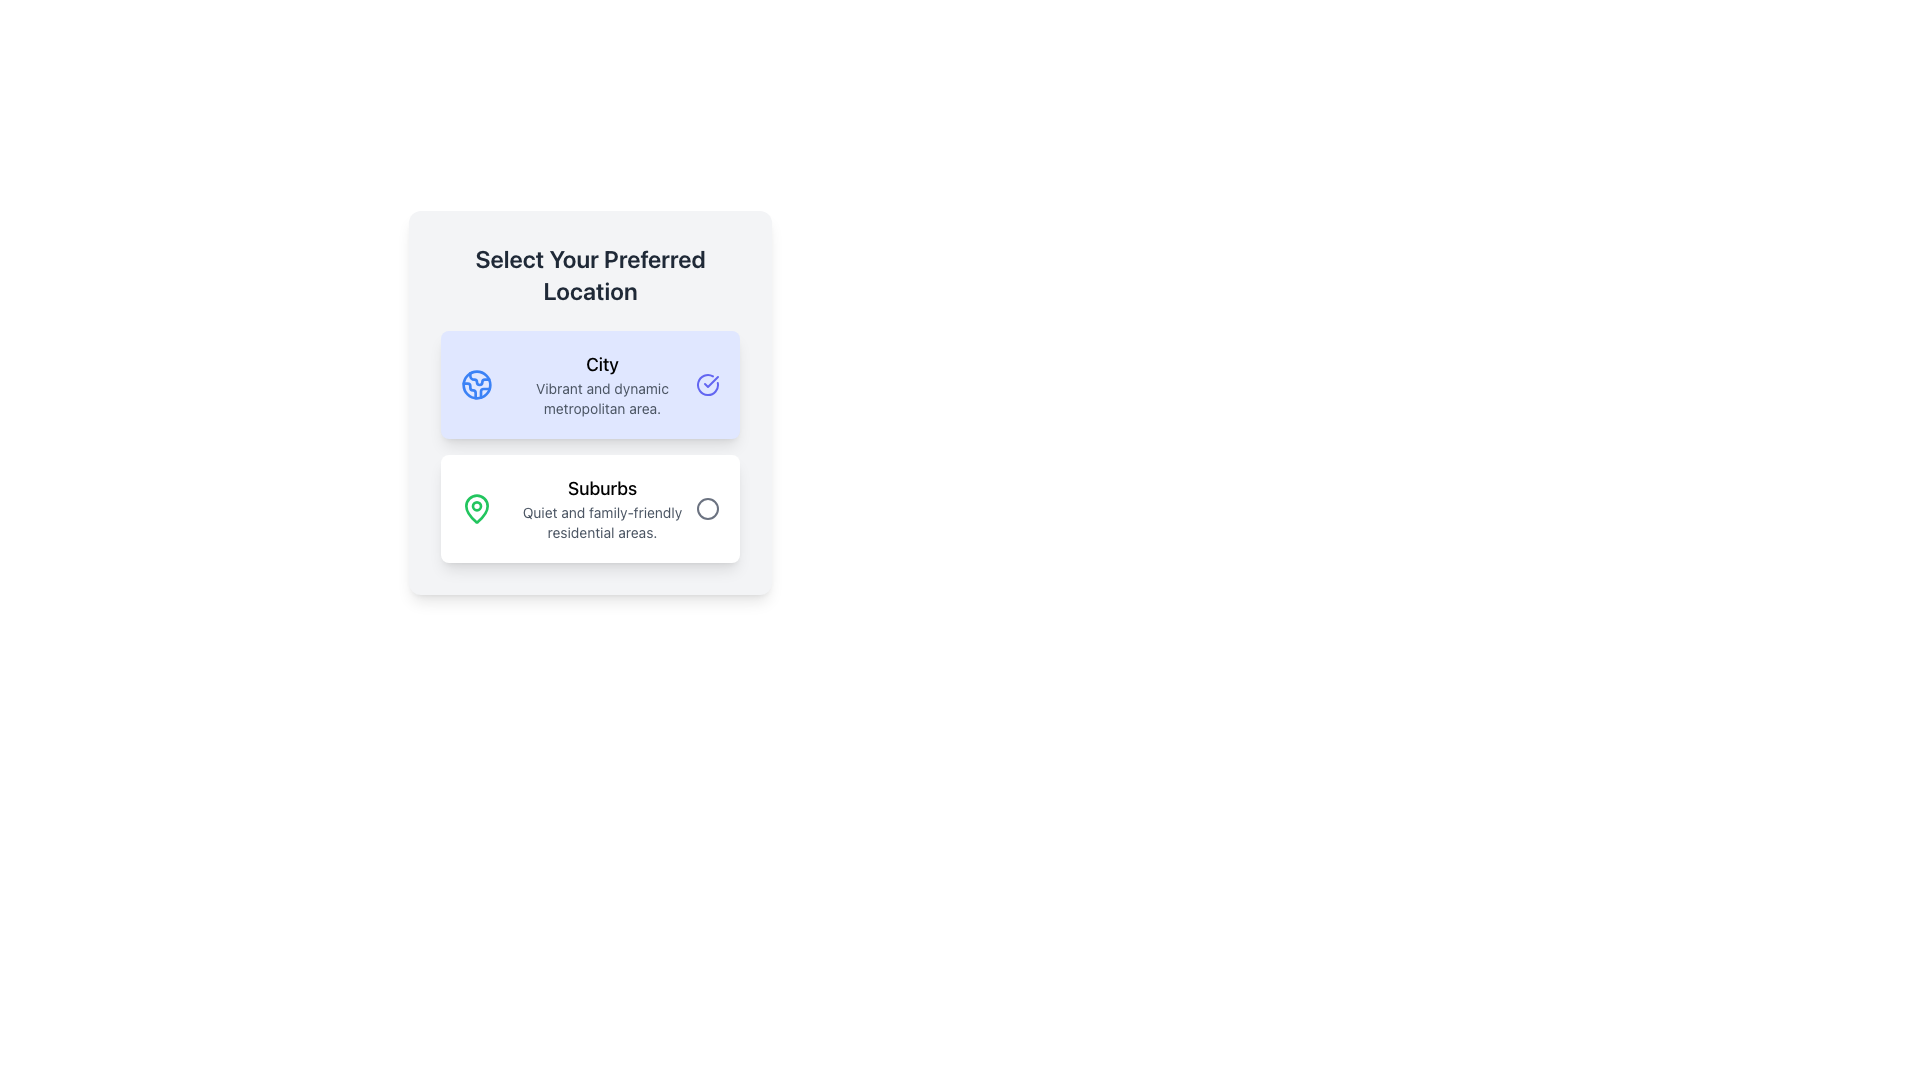 This screenshot has width=1920, height=1080. Describe the element at coordinates (475, 507) in the screenshot. I see `the decorative icon representing the 'Suburbs' option, which is located at the start of the option's row, to the left of the descriptive text 'Quiet and family-friendly residential areas.'` at that location.